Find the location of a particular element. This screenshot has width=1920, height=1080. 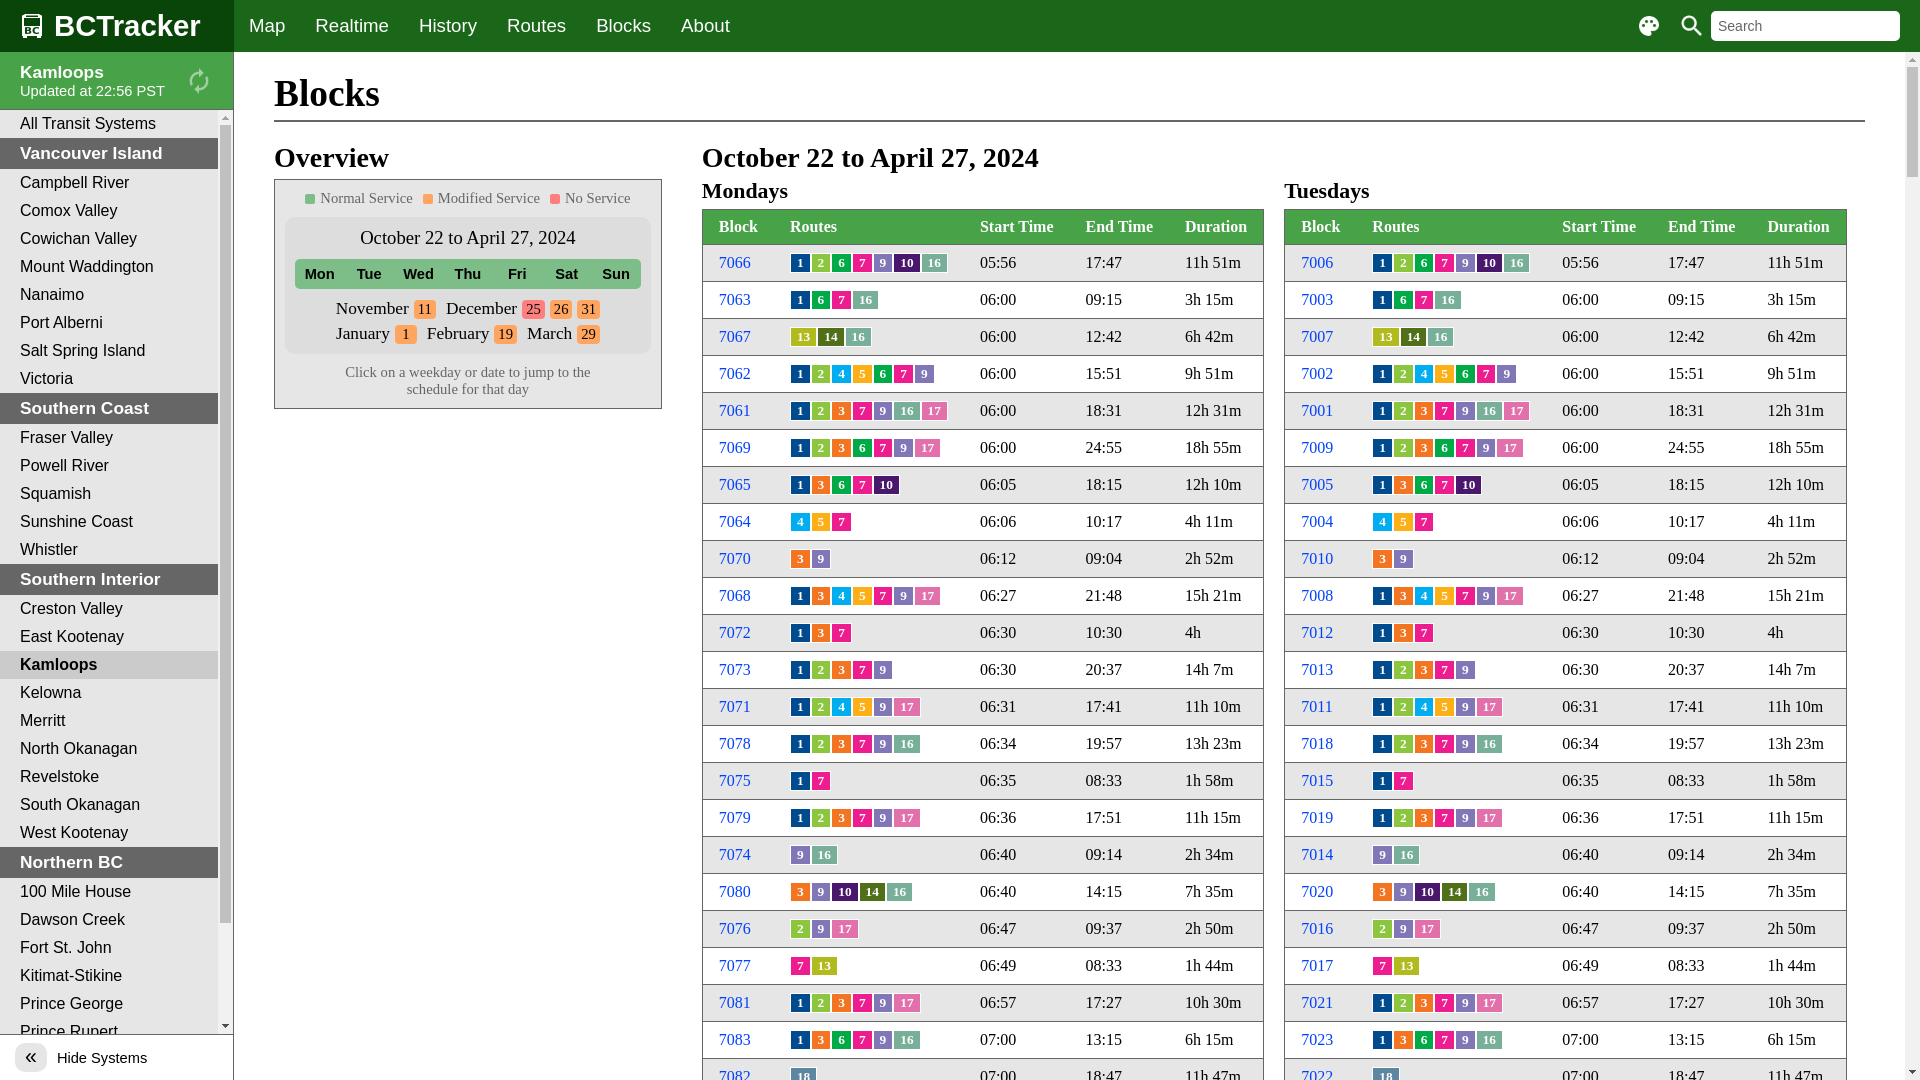

'9' is located at coordinates (1454, 744).